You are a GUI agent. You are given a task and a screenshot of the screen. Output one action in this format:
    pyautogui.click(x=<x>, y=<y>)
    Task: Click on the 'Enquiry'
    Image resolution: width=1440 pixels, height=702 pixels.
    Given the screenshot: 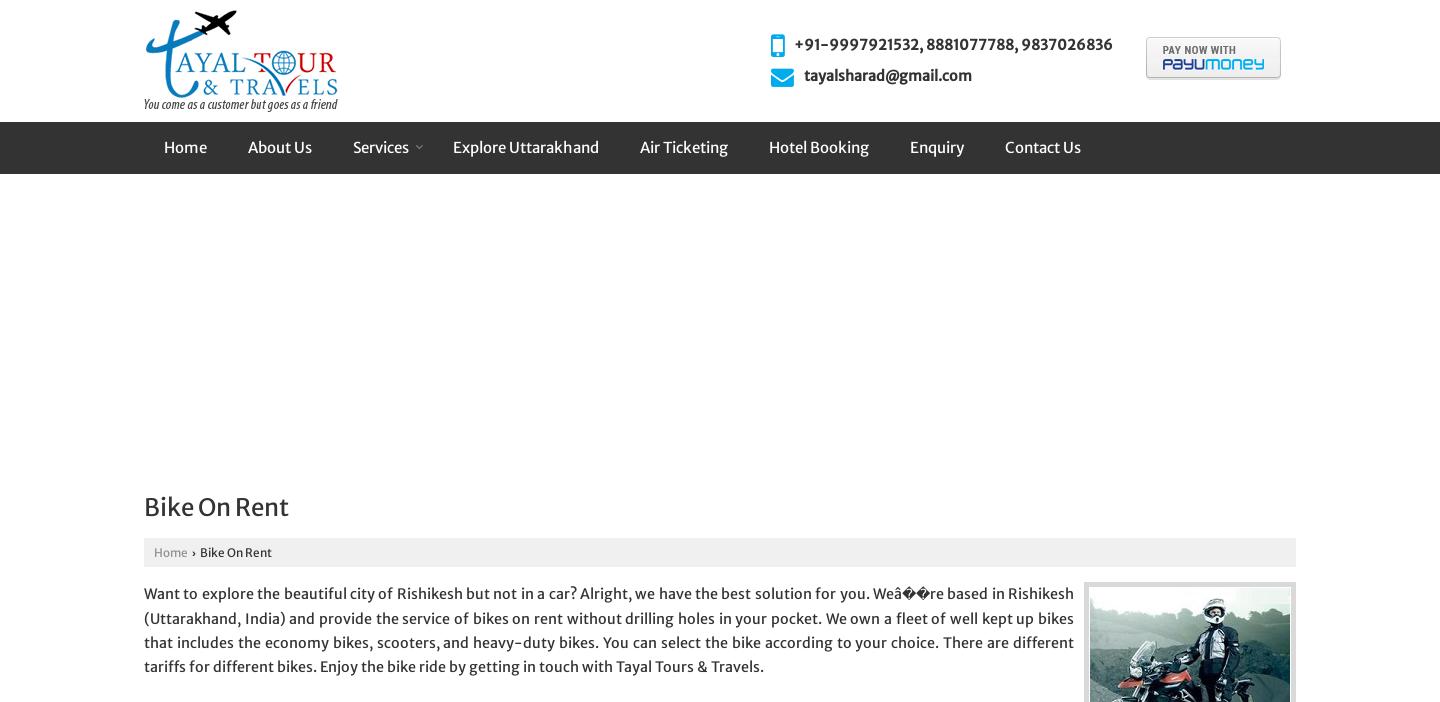 What is the action you would take?
    pyautogui.click(x=909, y=146)
    